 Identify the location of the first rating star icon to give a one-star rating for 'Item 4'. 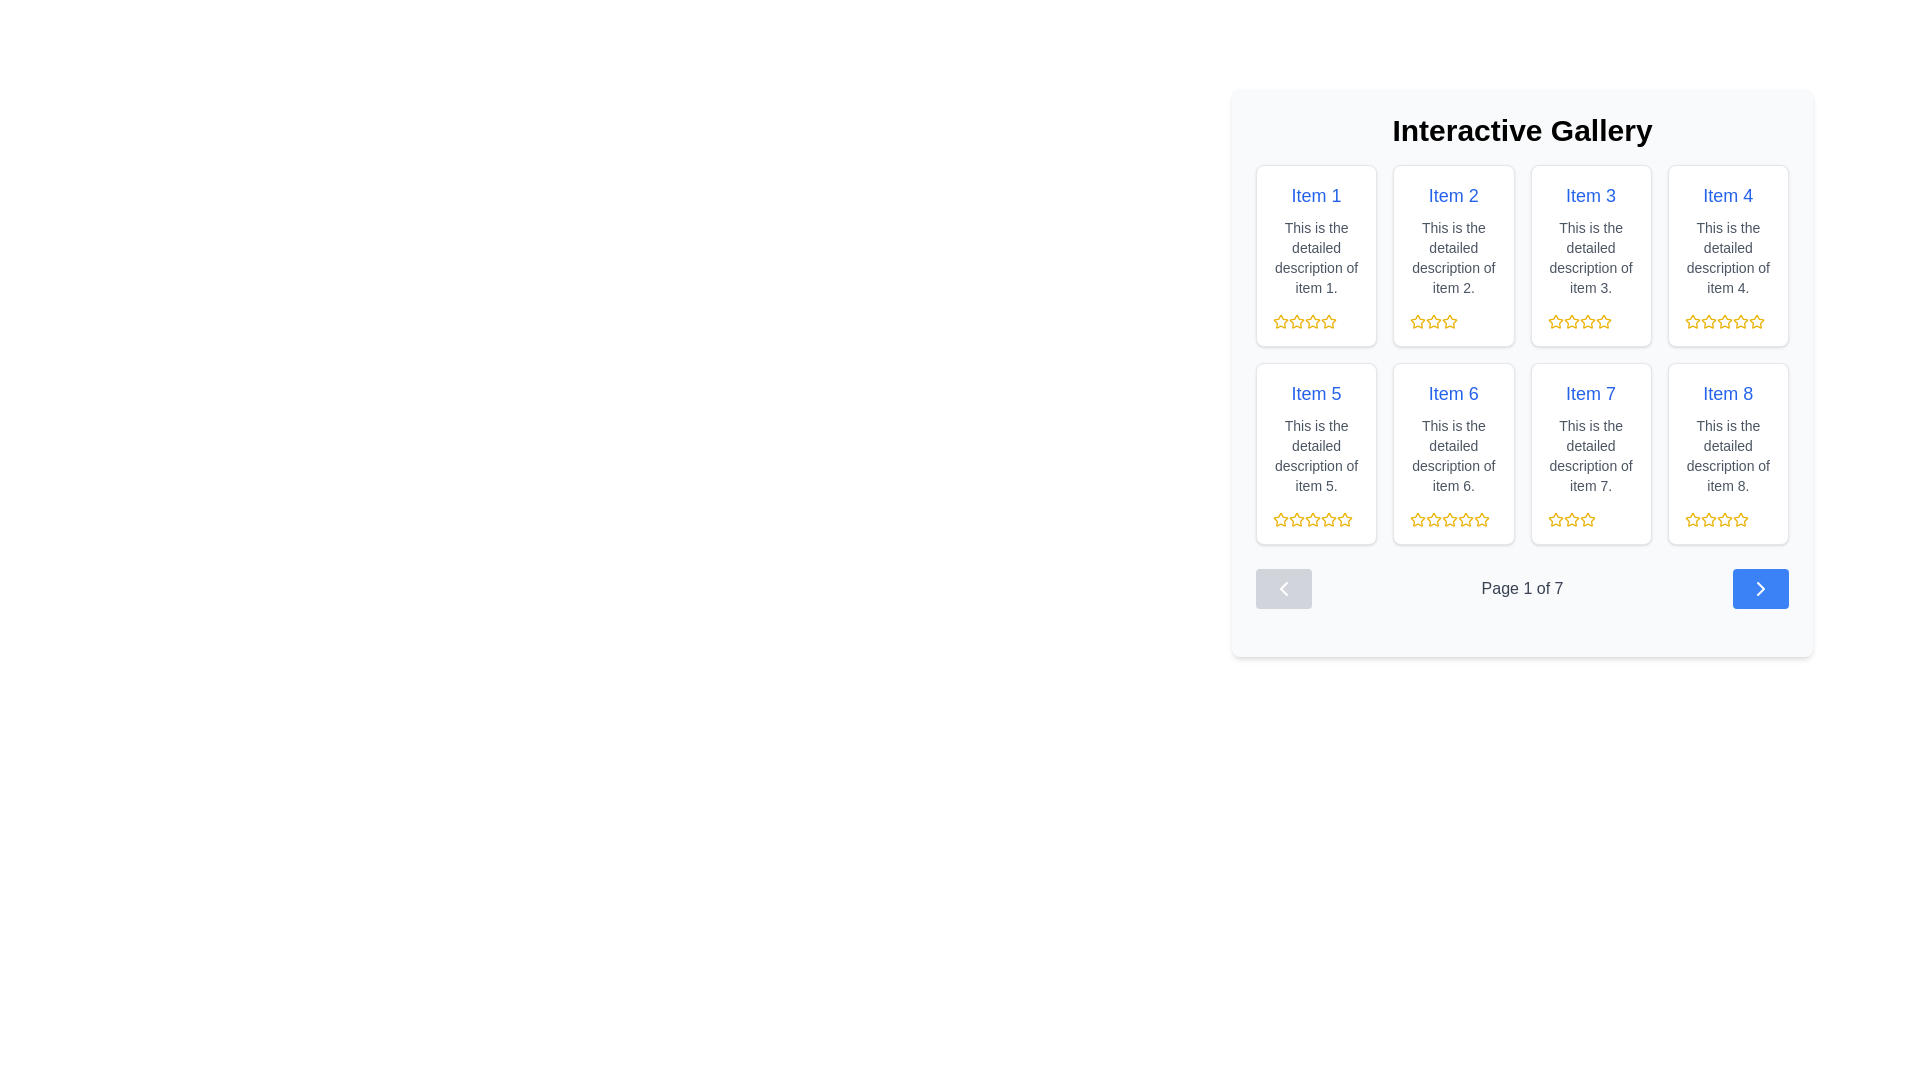
(1707, 319).